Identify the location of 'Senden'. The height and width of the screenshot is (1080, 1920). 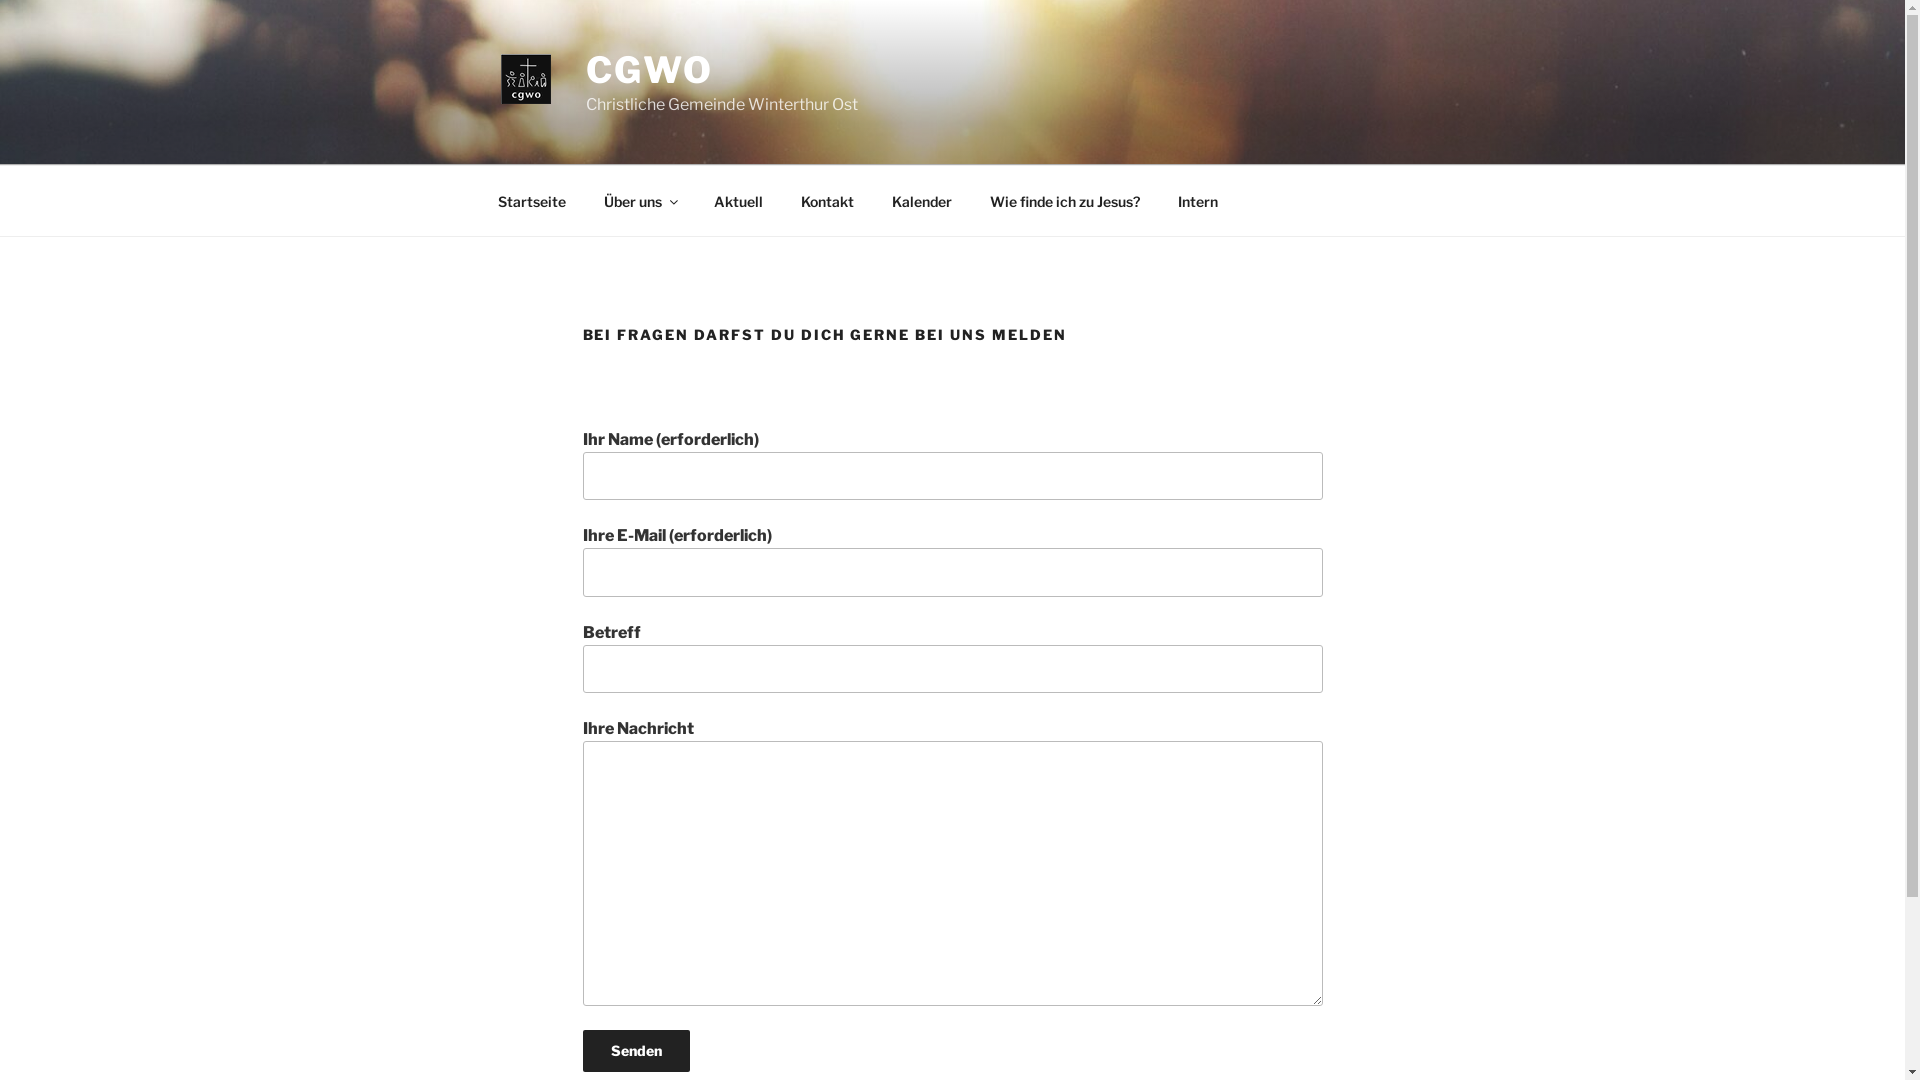
(580, 1049).